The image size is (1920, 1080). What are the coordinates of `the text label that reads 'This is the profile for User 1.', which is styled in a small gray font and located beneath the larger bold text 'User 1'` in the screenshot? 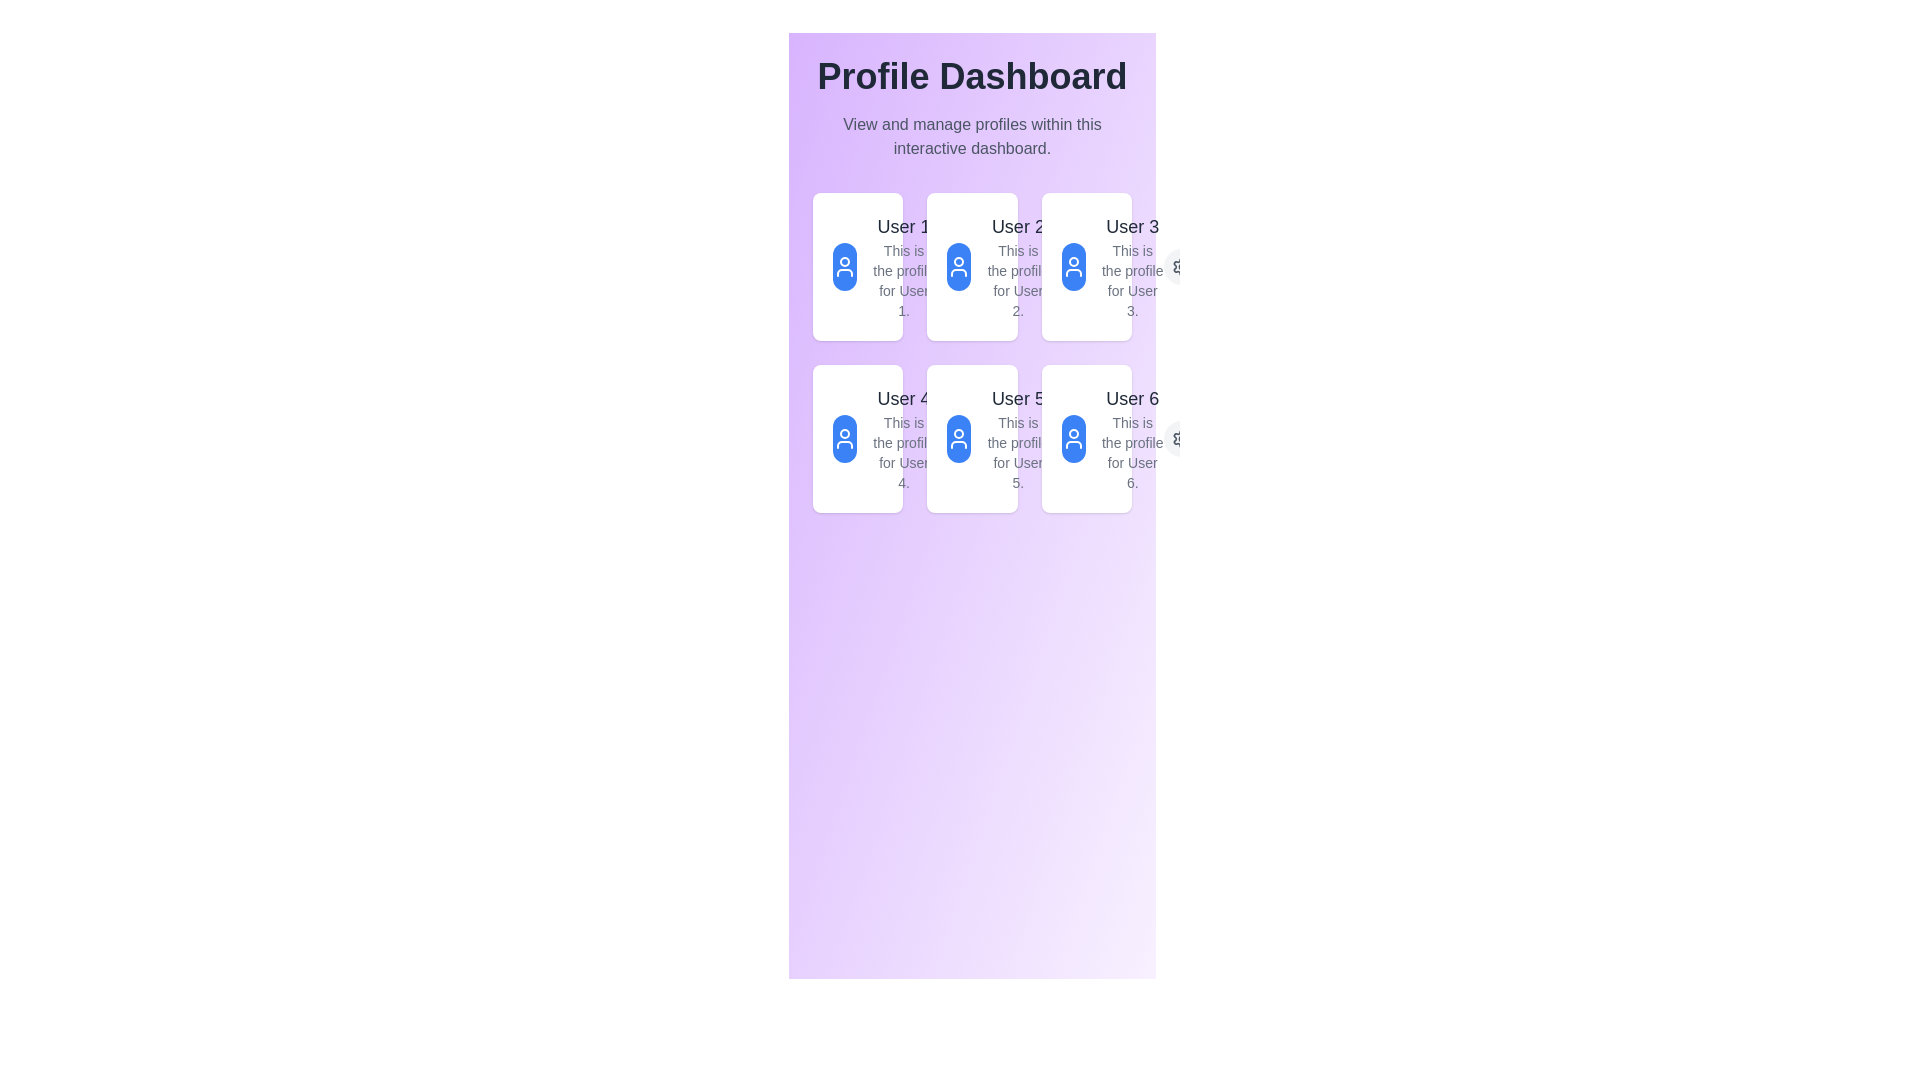 It's located at (903, 281).